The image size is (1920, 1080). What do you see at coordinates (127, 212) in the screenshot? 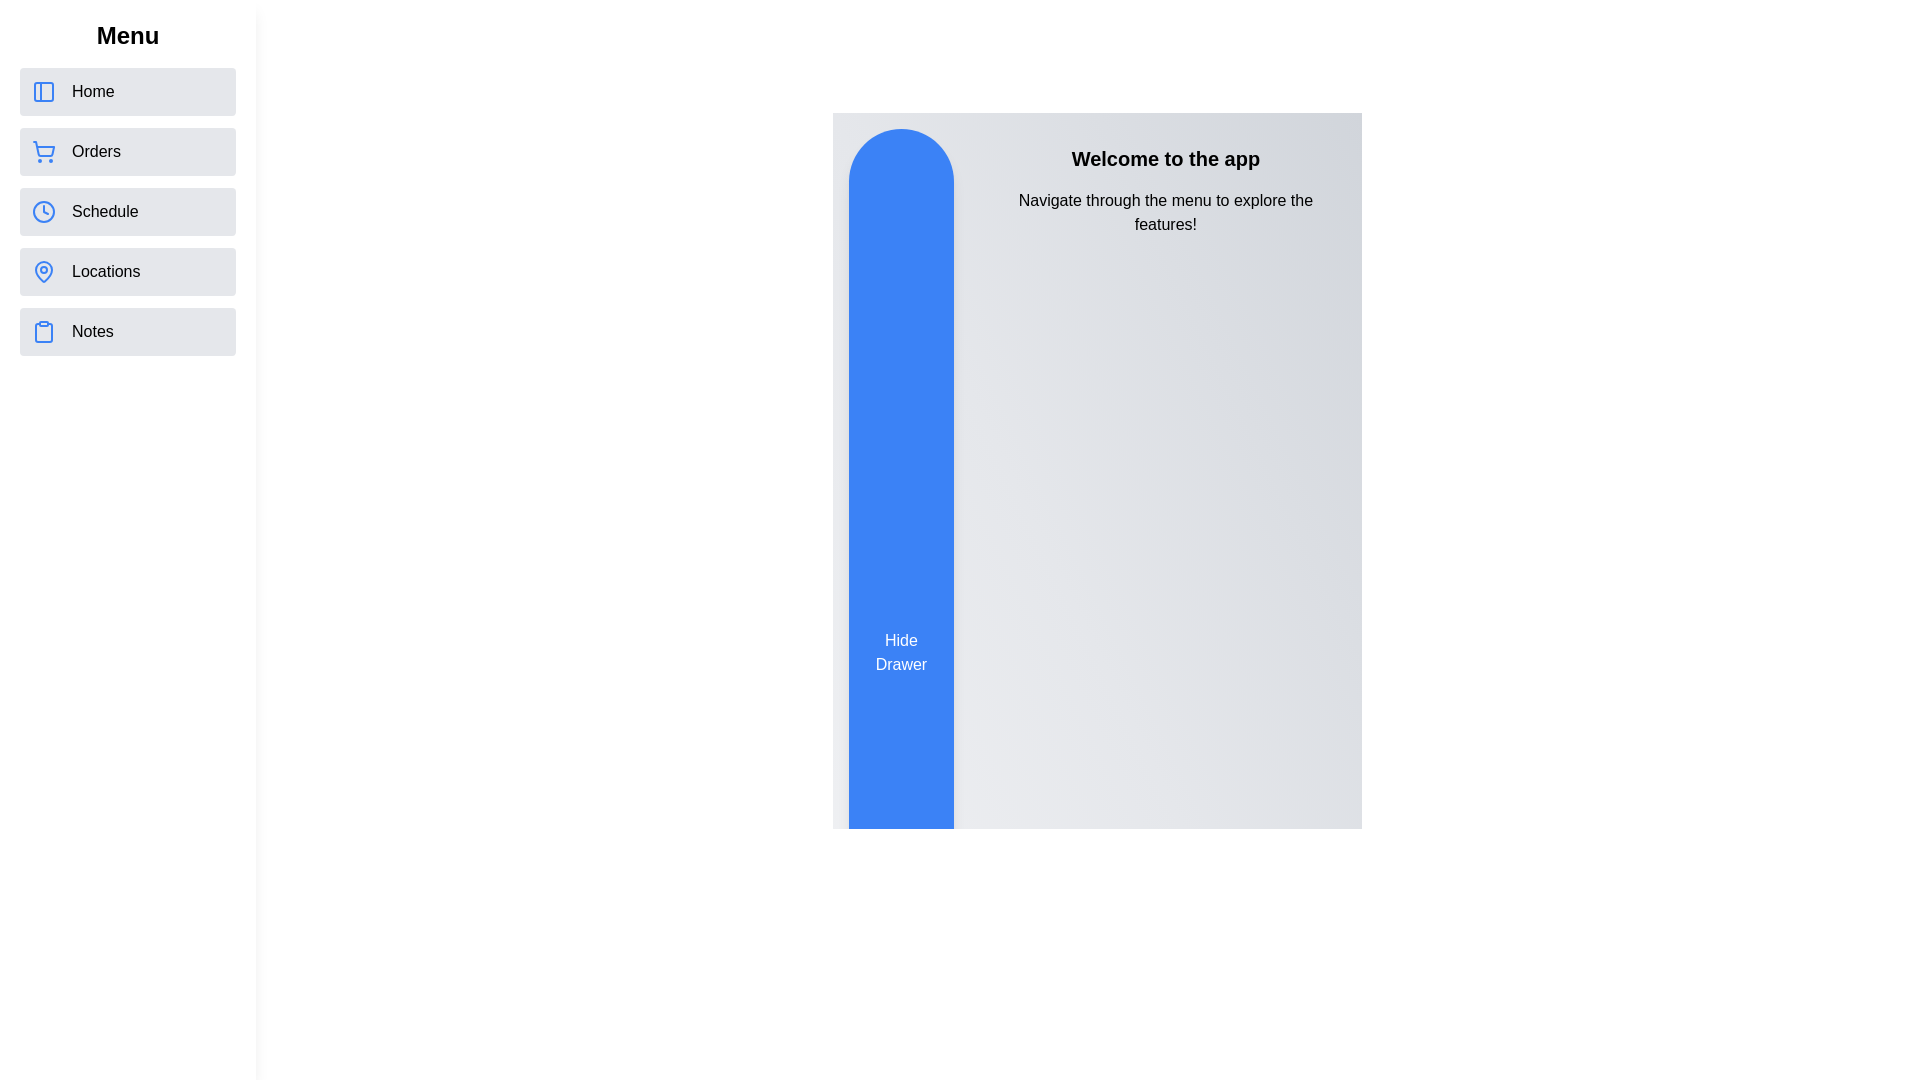
I see `the menu item Schedule to navigate` at bounding box center [127, 212].